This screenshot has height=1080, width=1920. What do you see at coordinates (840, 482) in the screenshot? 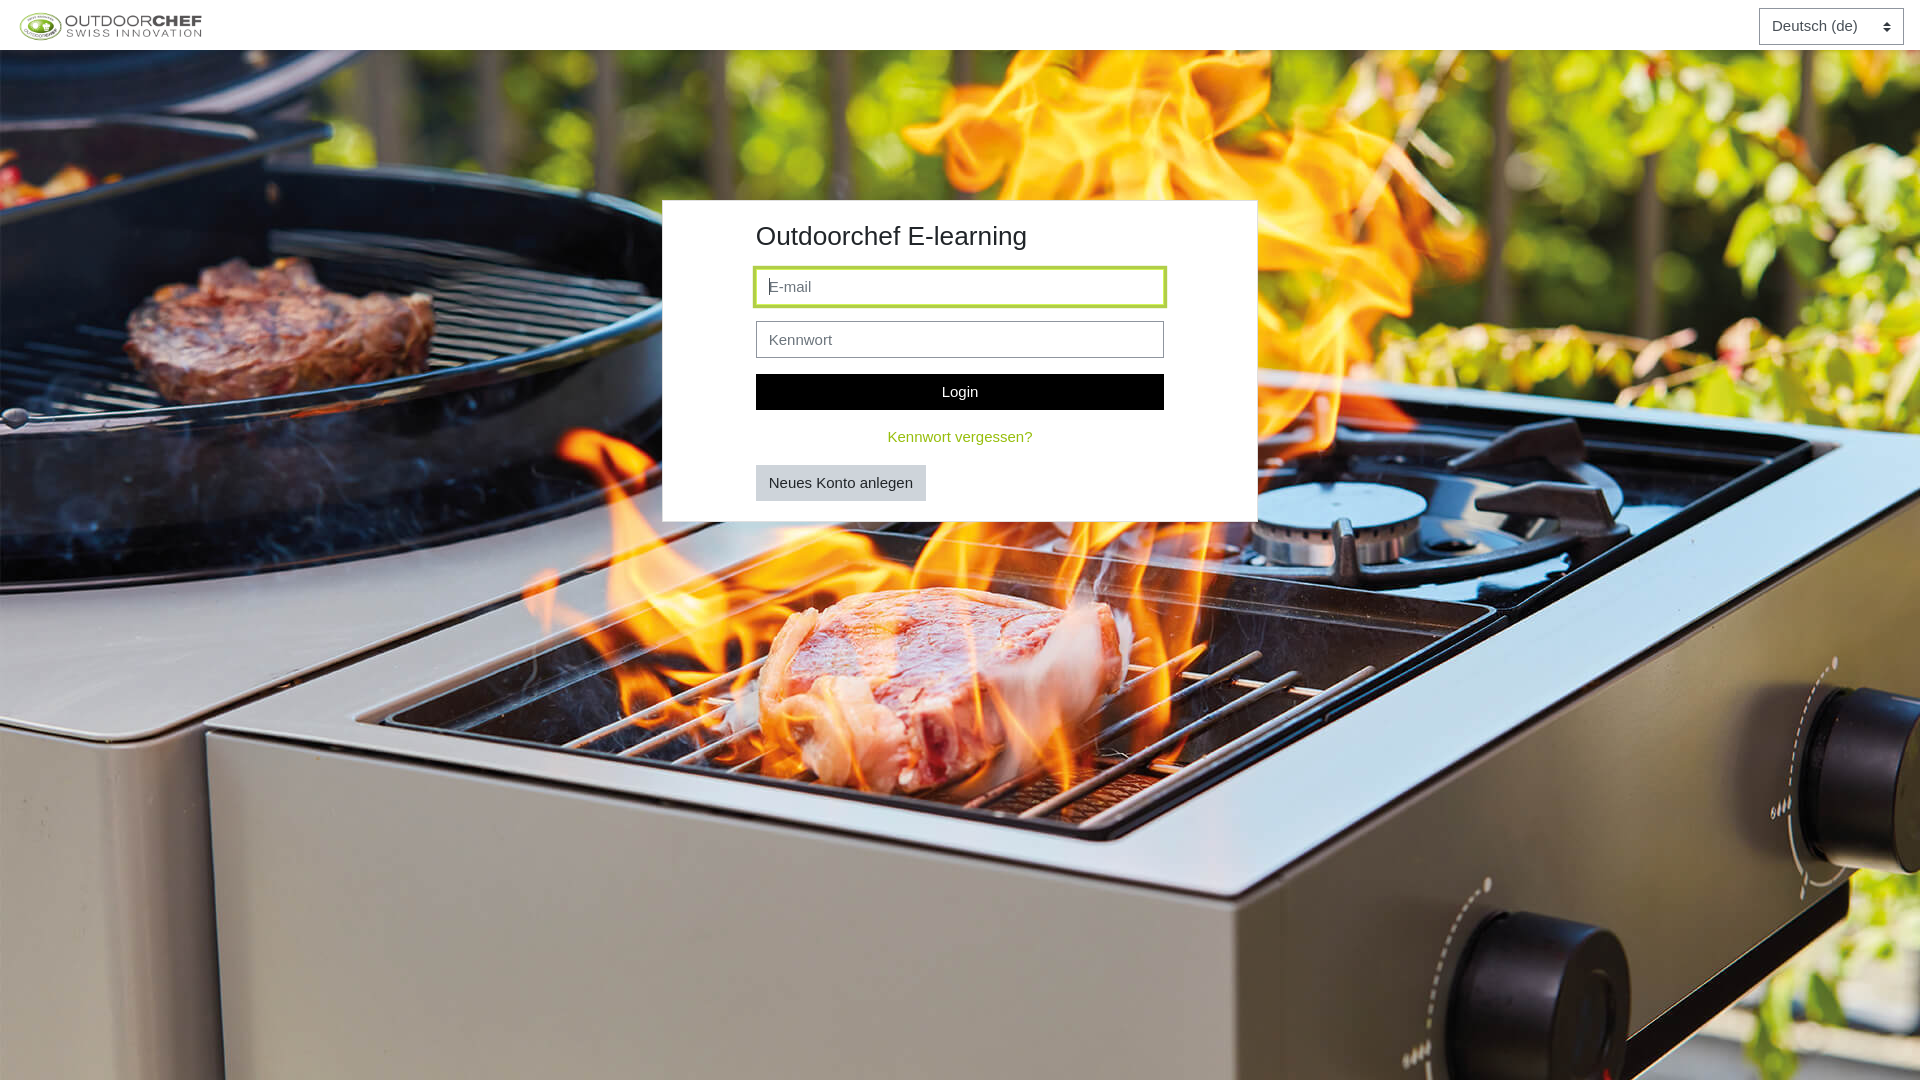
I see `'Neues Konto anlegen'` at bounding box center [840, 482].